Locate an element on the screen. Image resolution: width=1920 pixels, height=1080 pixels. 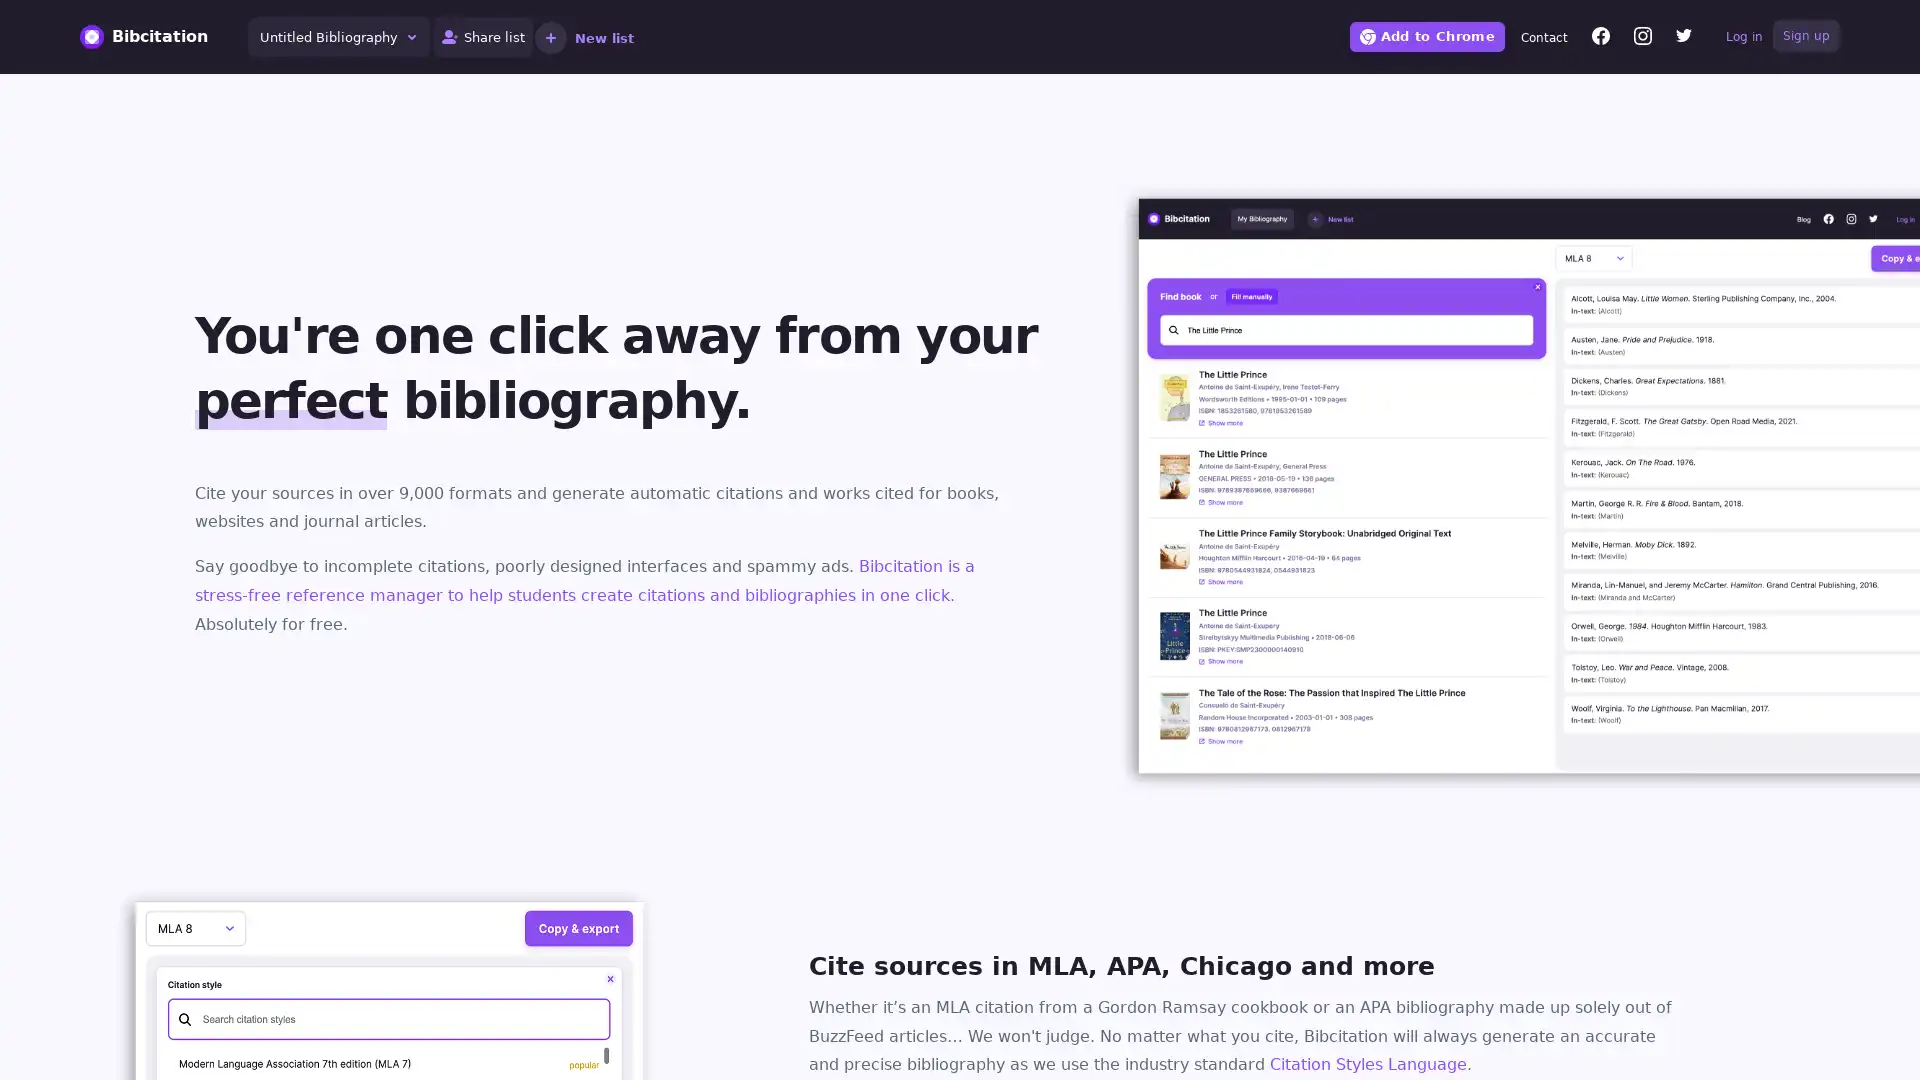
Visit our Twitter is located at coordinates (1683, 38).